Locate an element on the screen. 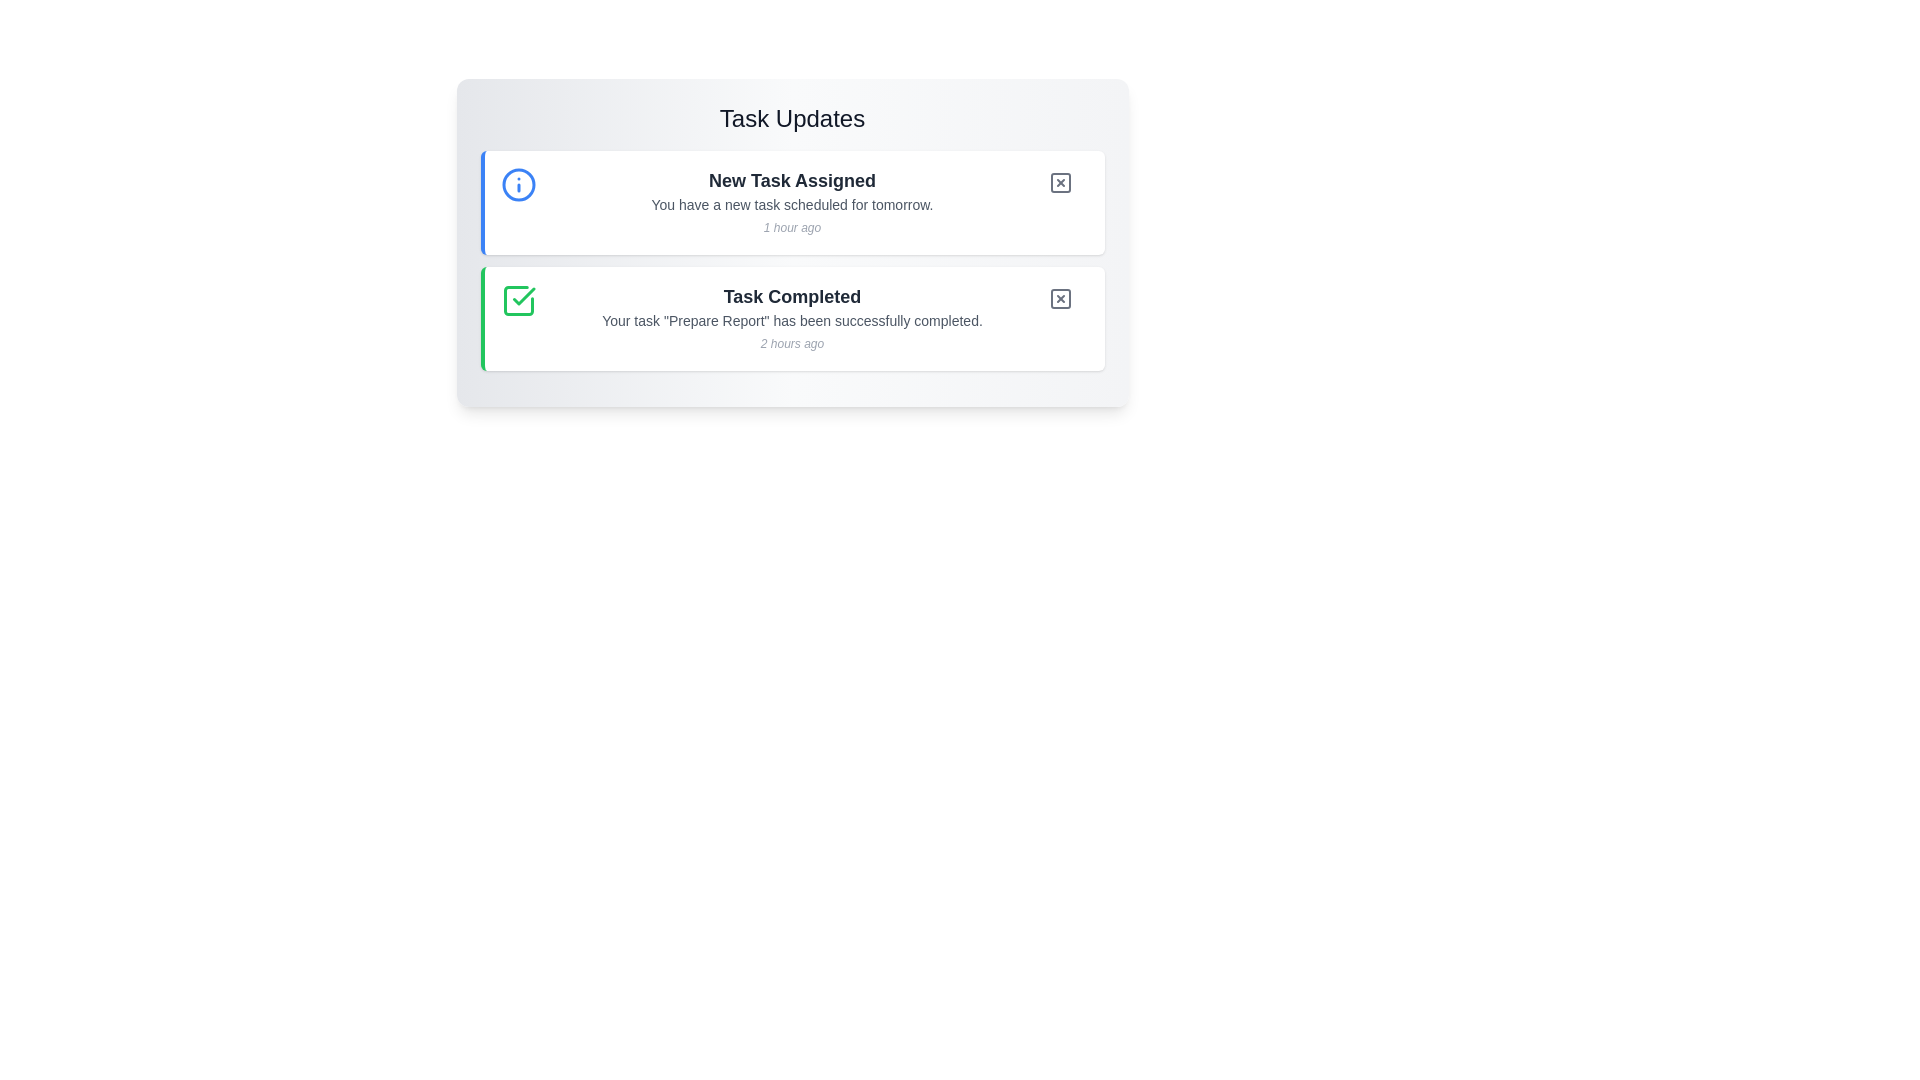 The height and width of the screenshot is (1080, 1920). the Heading text element which serves as the title for the task notification, positioned centrally at the top of the notification card in the 'Task Updates' section is located at coordinates (791, 181).